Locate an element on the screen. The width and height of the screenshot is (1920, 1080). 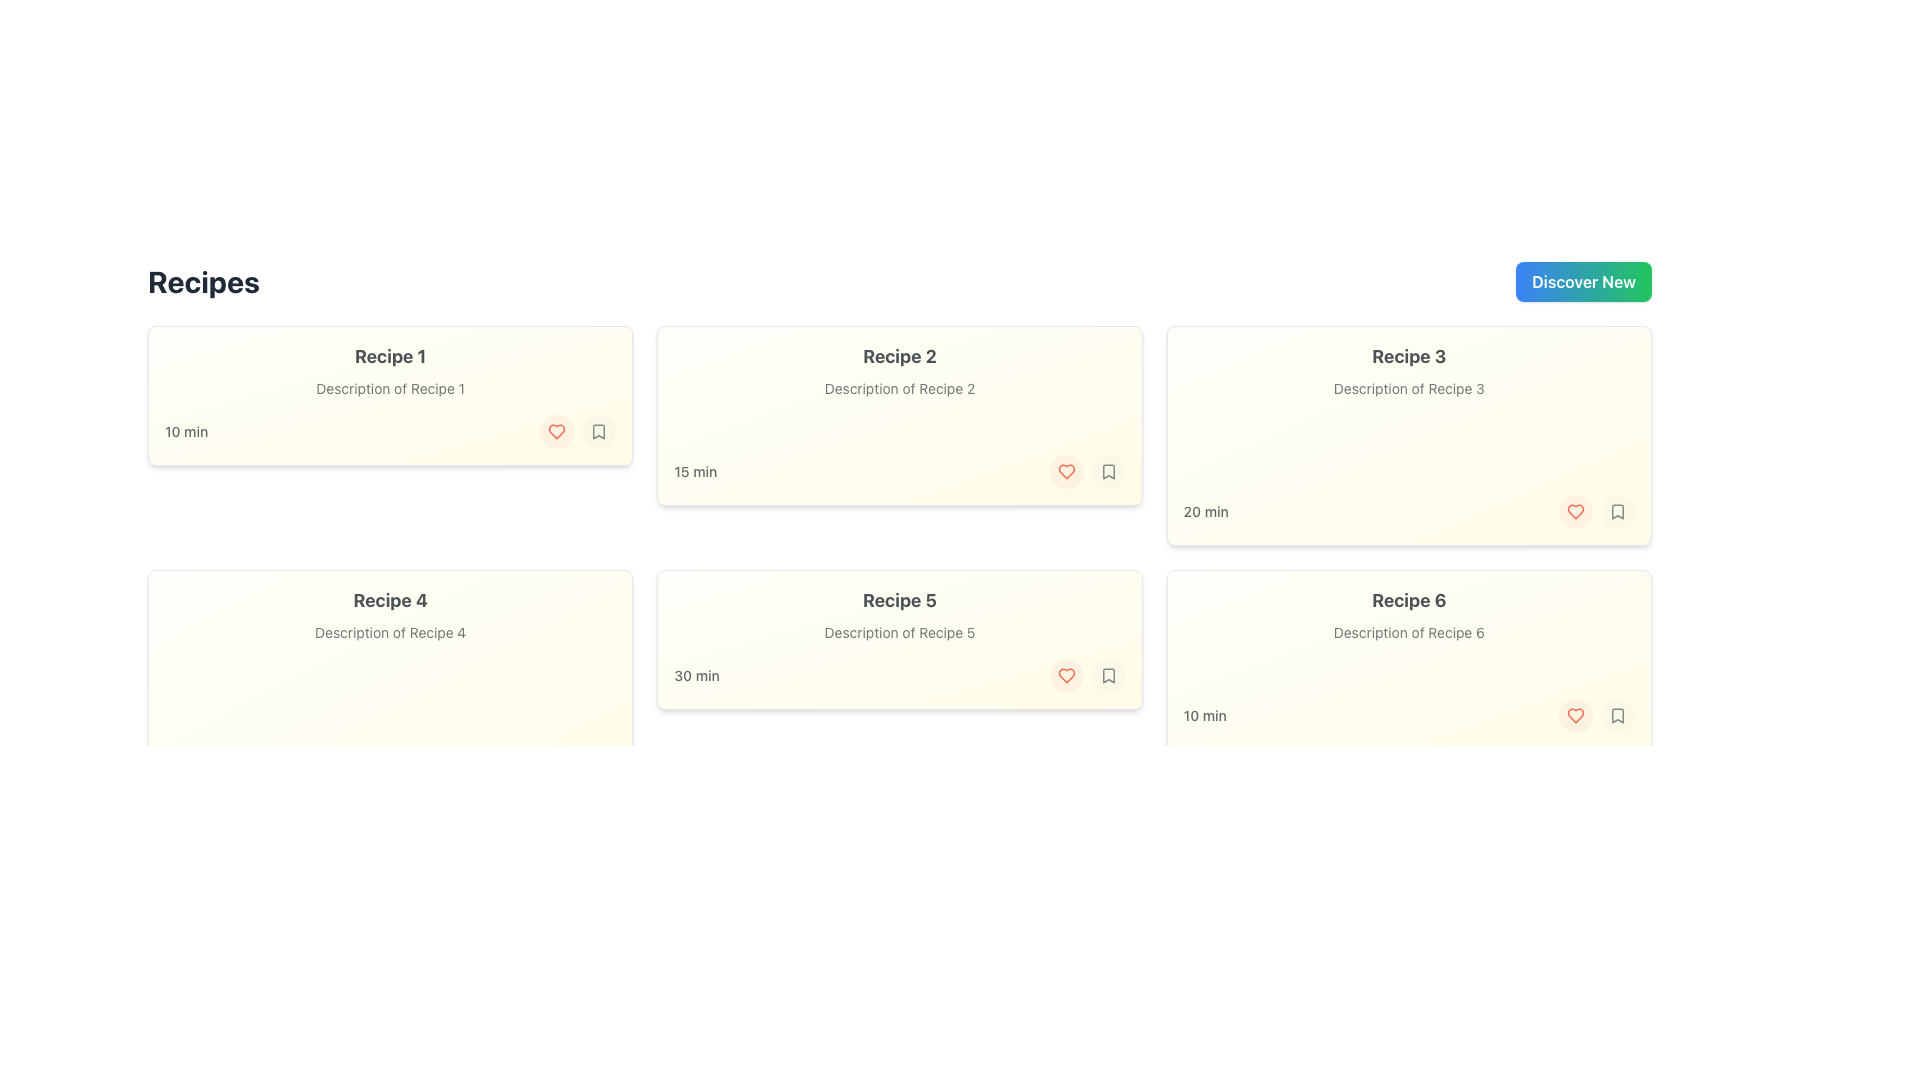
the heart-shaped icon styled in red within the light red circular background, located at the bottom-right corner of the card labeled 'Recipe 6' is located at coordinates (1574, 715).